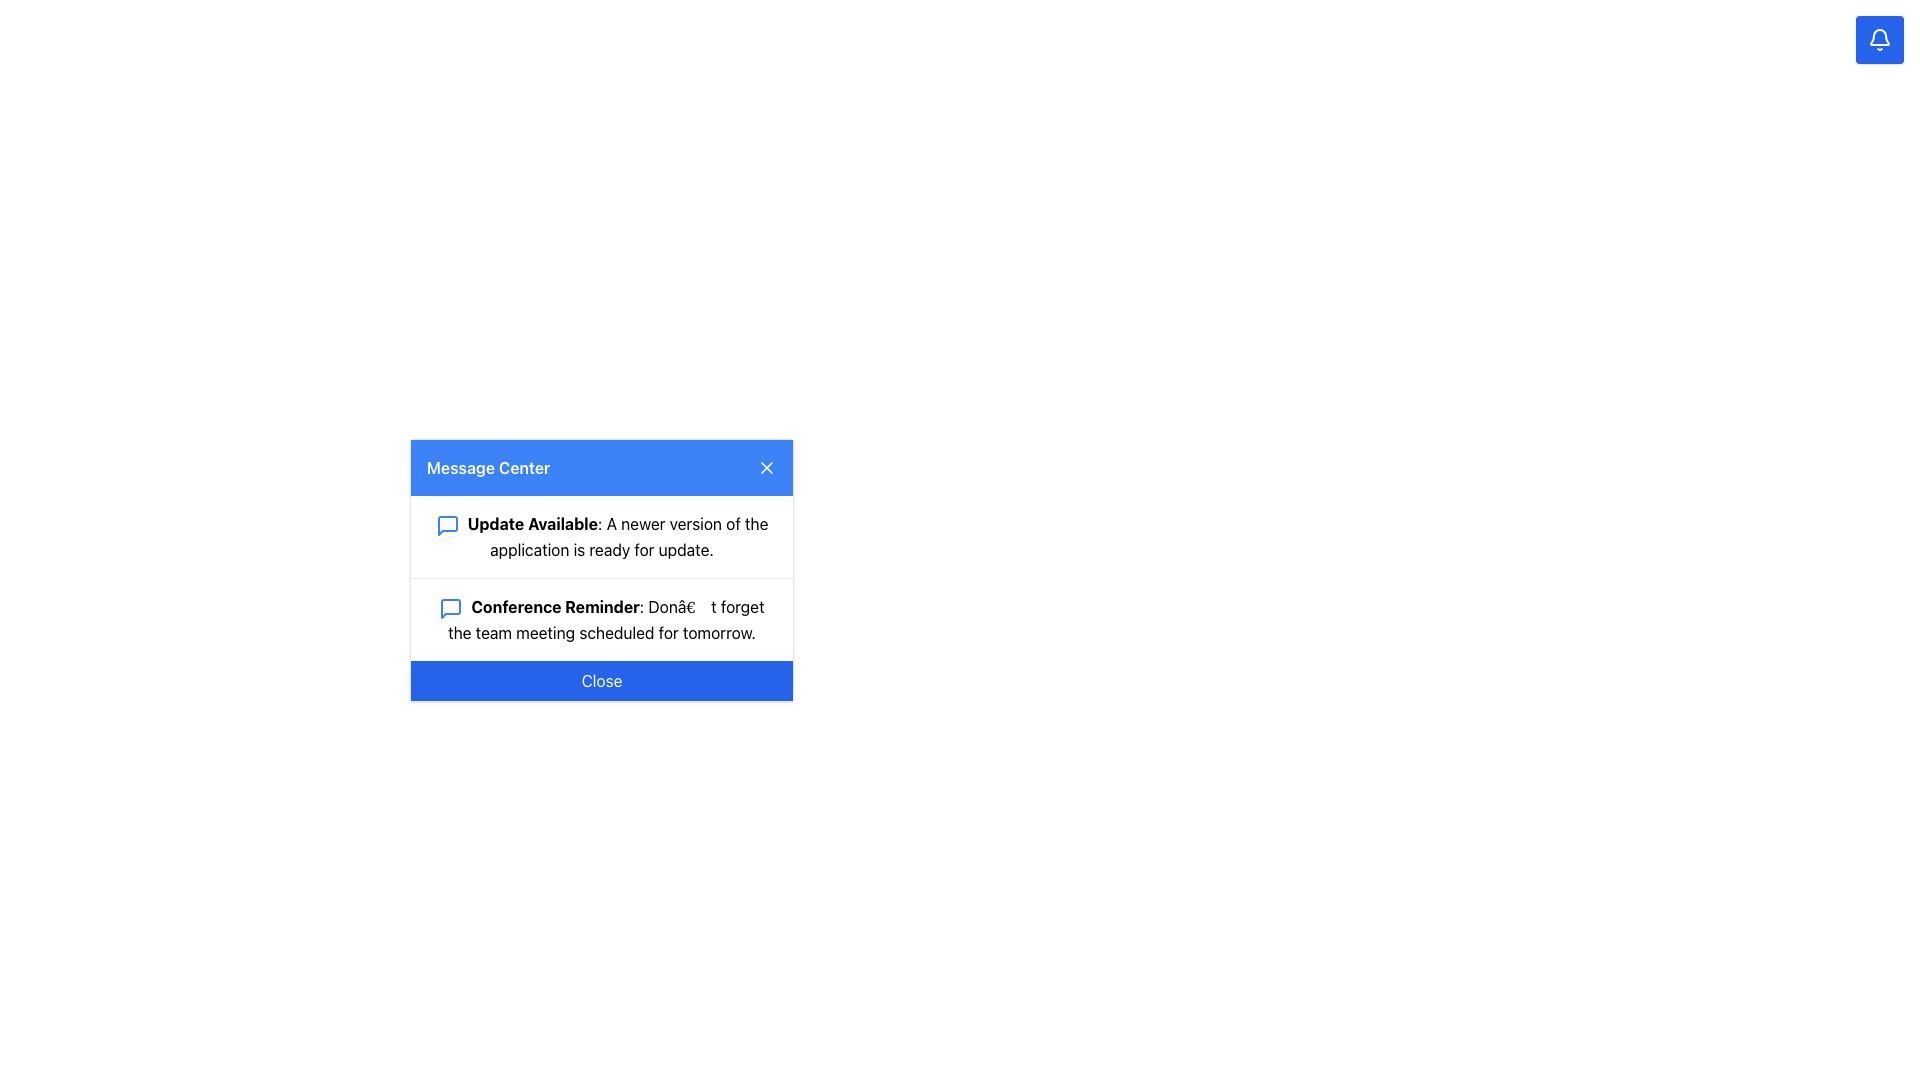 The height and width of the screenshot is (1080, 1920). What do you see at coordinates (600, 617) in the screenshot?
I see `the Notification Item that serves to inform the user of an upcoming team meeting, located below the 'Update Available' notification` at bounding box center [600, 617].